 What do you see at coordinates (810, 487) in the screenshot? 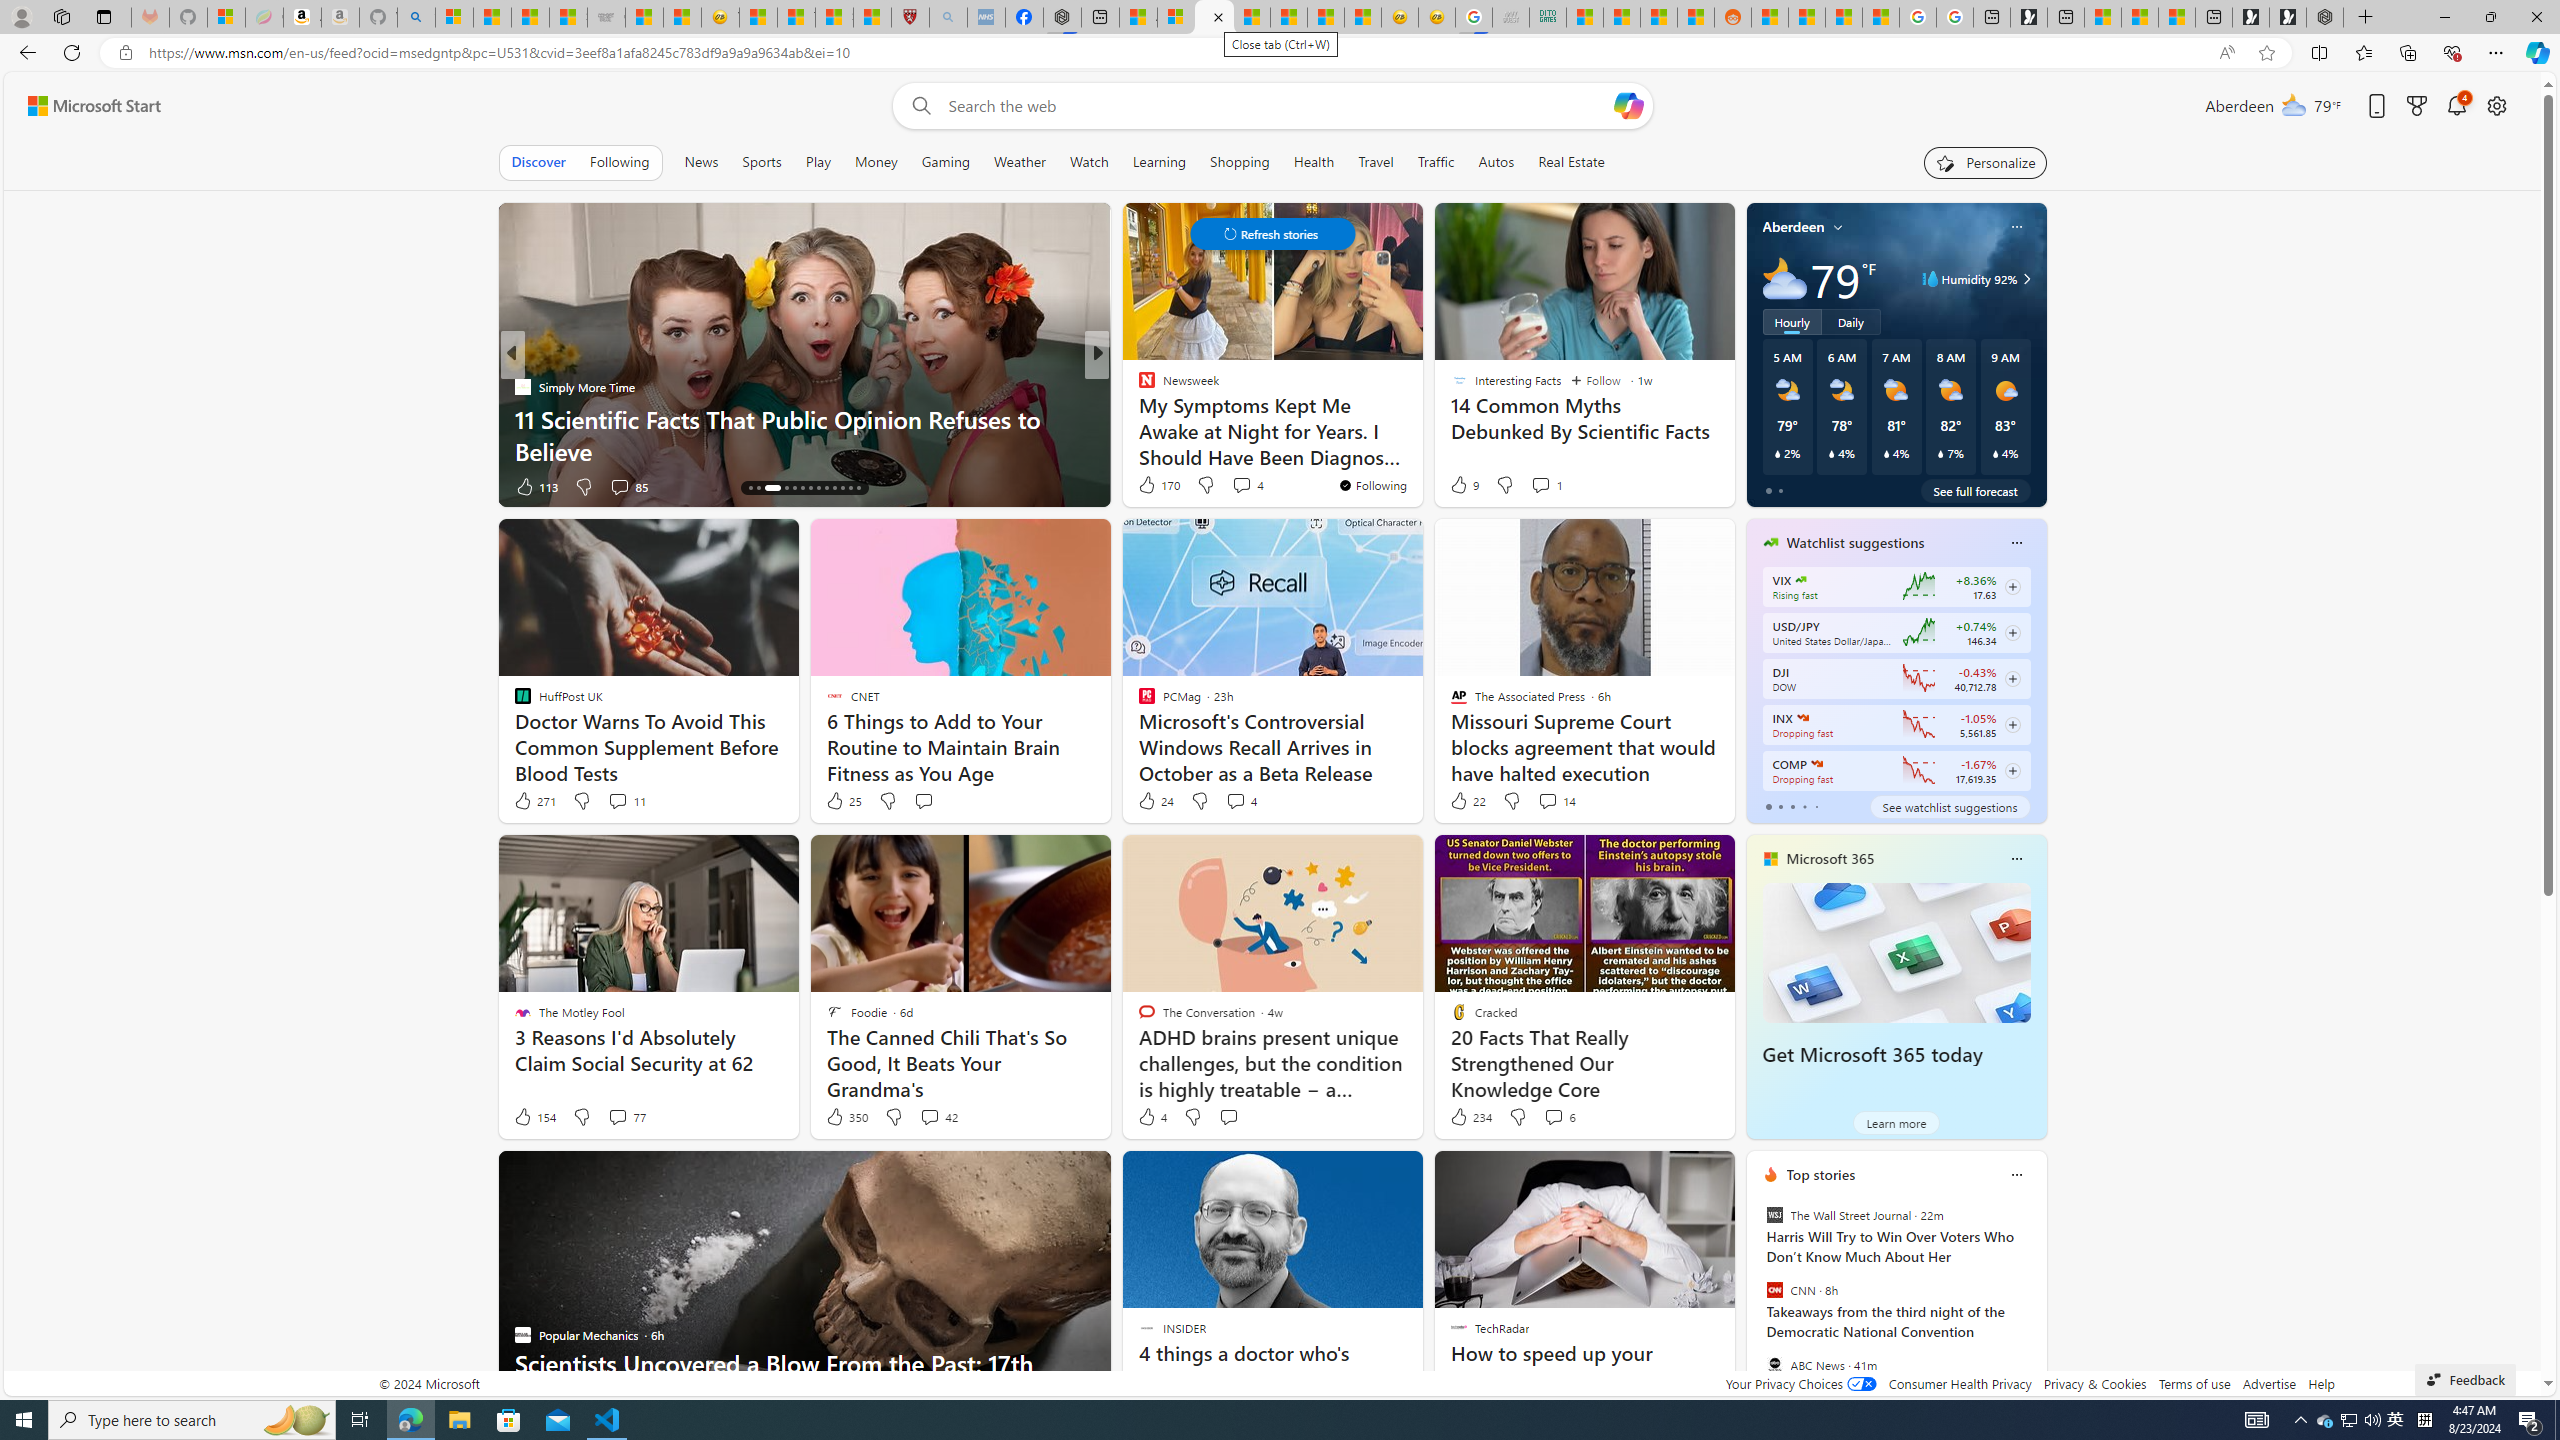
I see `'AutomationID: tab-20'` at bounding box center [810, 487].